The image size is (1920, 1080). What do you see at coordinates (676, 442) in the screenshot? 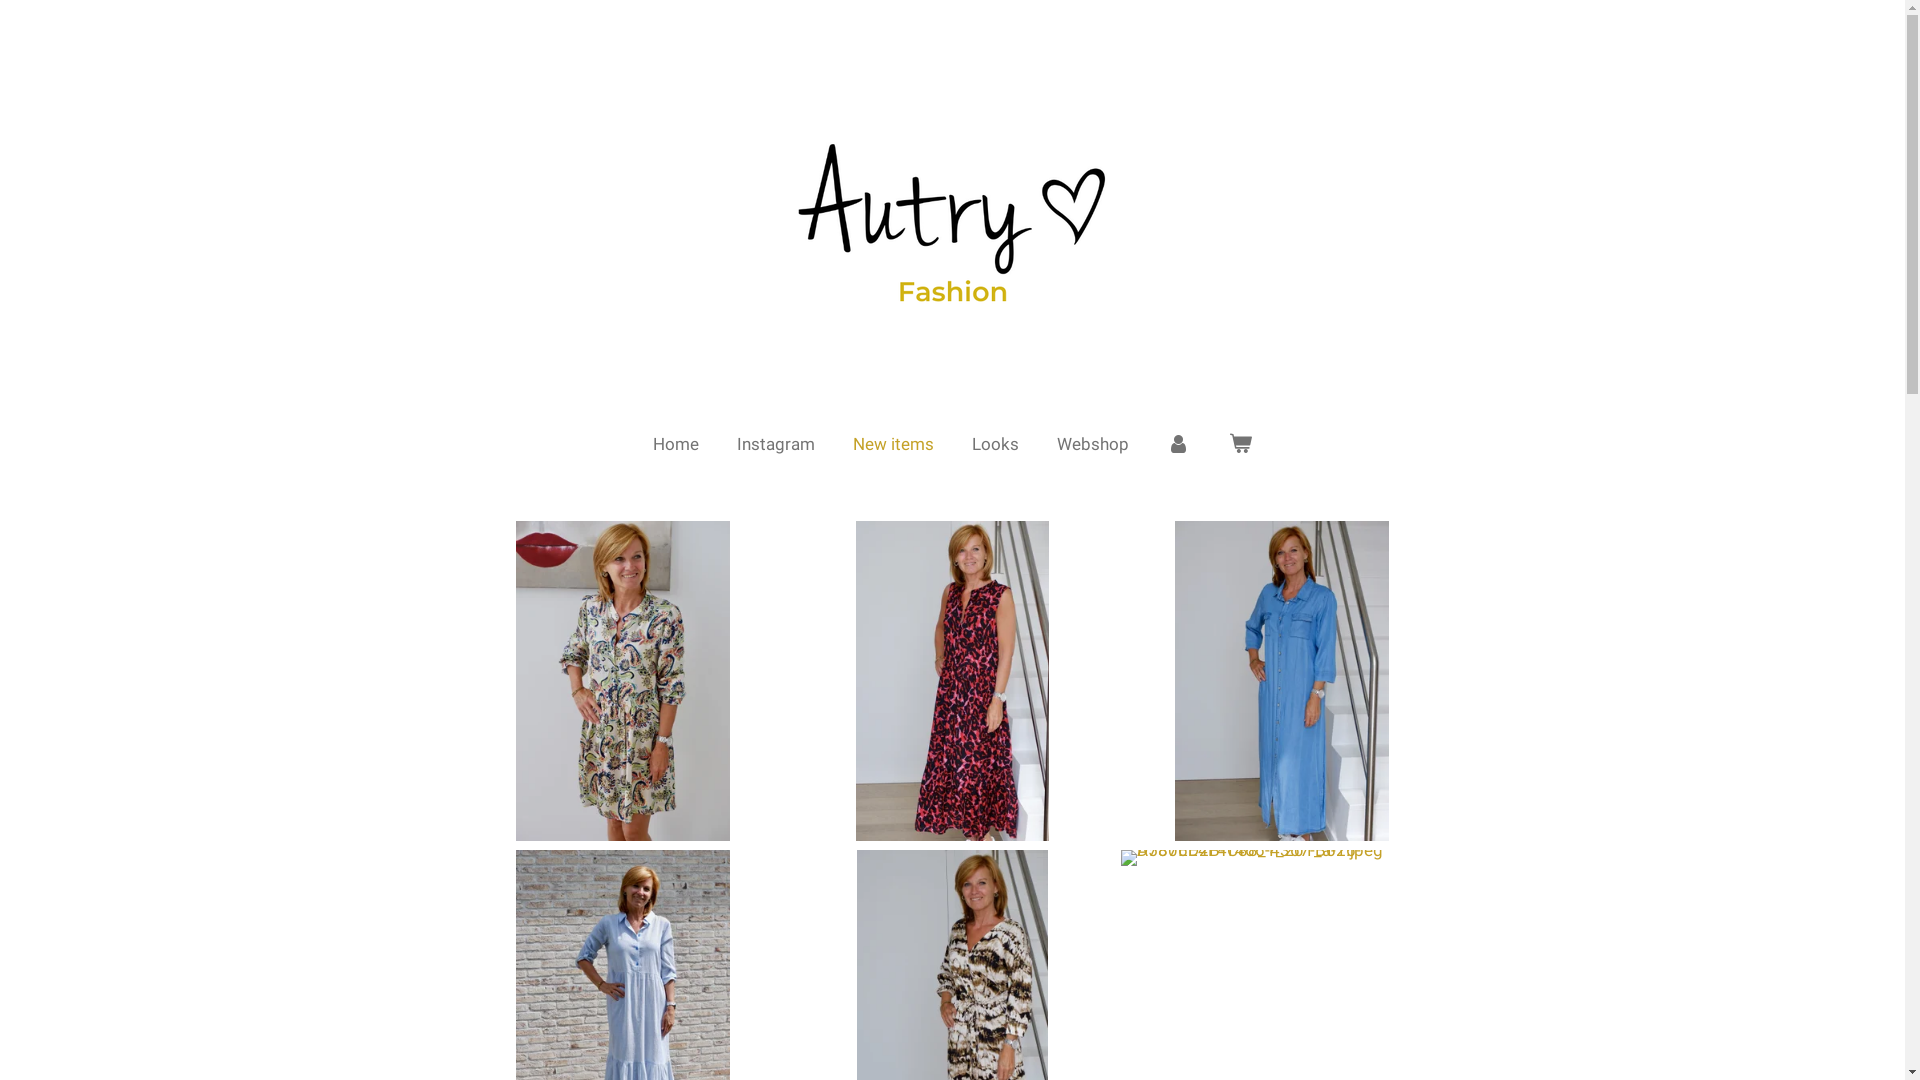
I see `'Home'` at bounding box center [676, 442].